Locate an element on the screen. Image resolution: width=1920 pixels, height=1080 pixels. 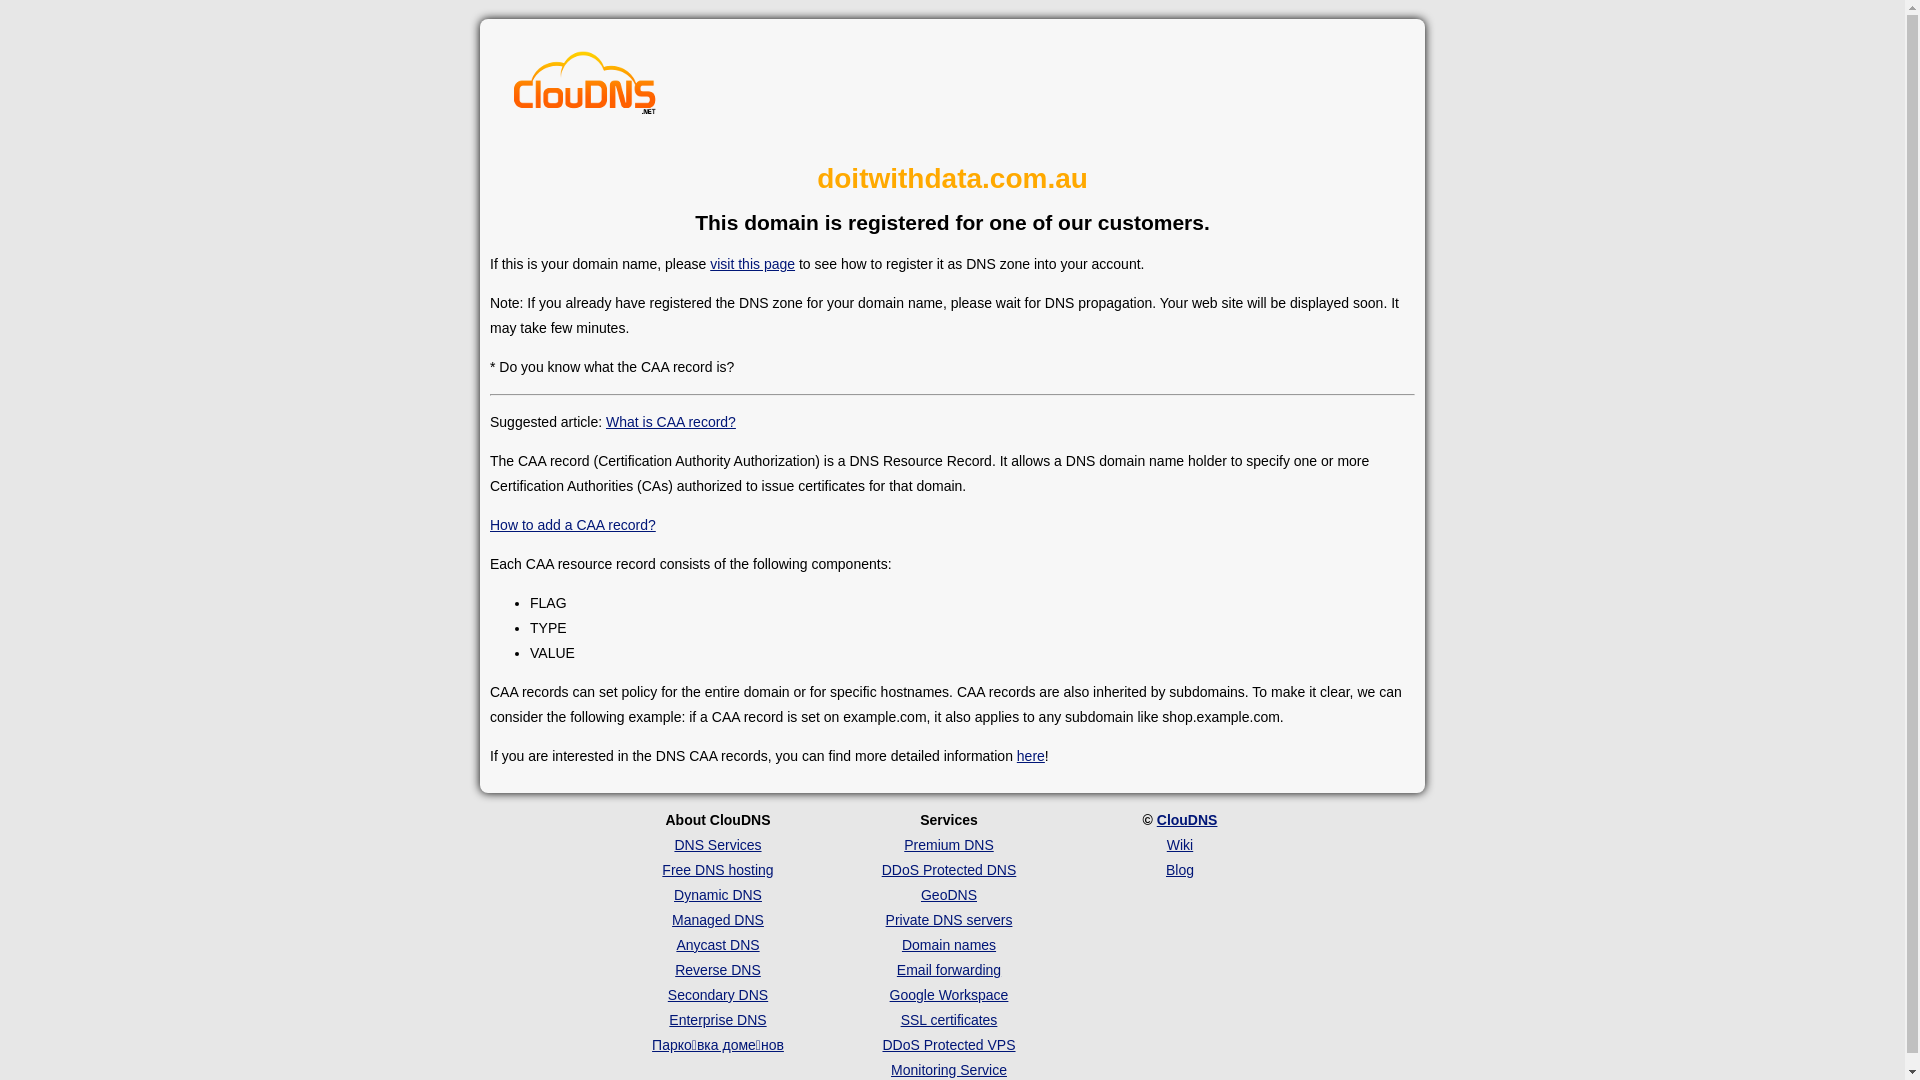
'GeoDNS' is located at coordinates (948, 893).